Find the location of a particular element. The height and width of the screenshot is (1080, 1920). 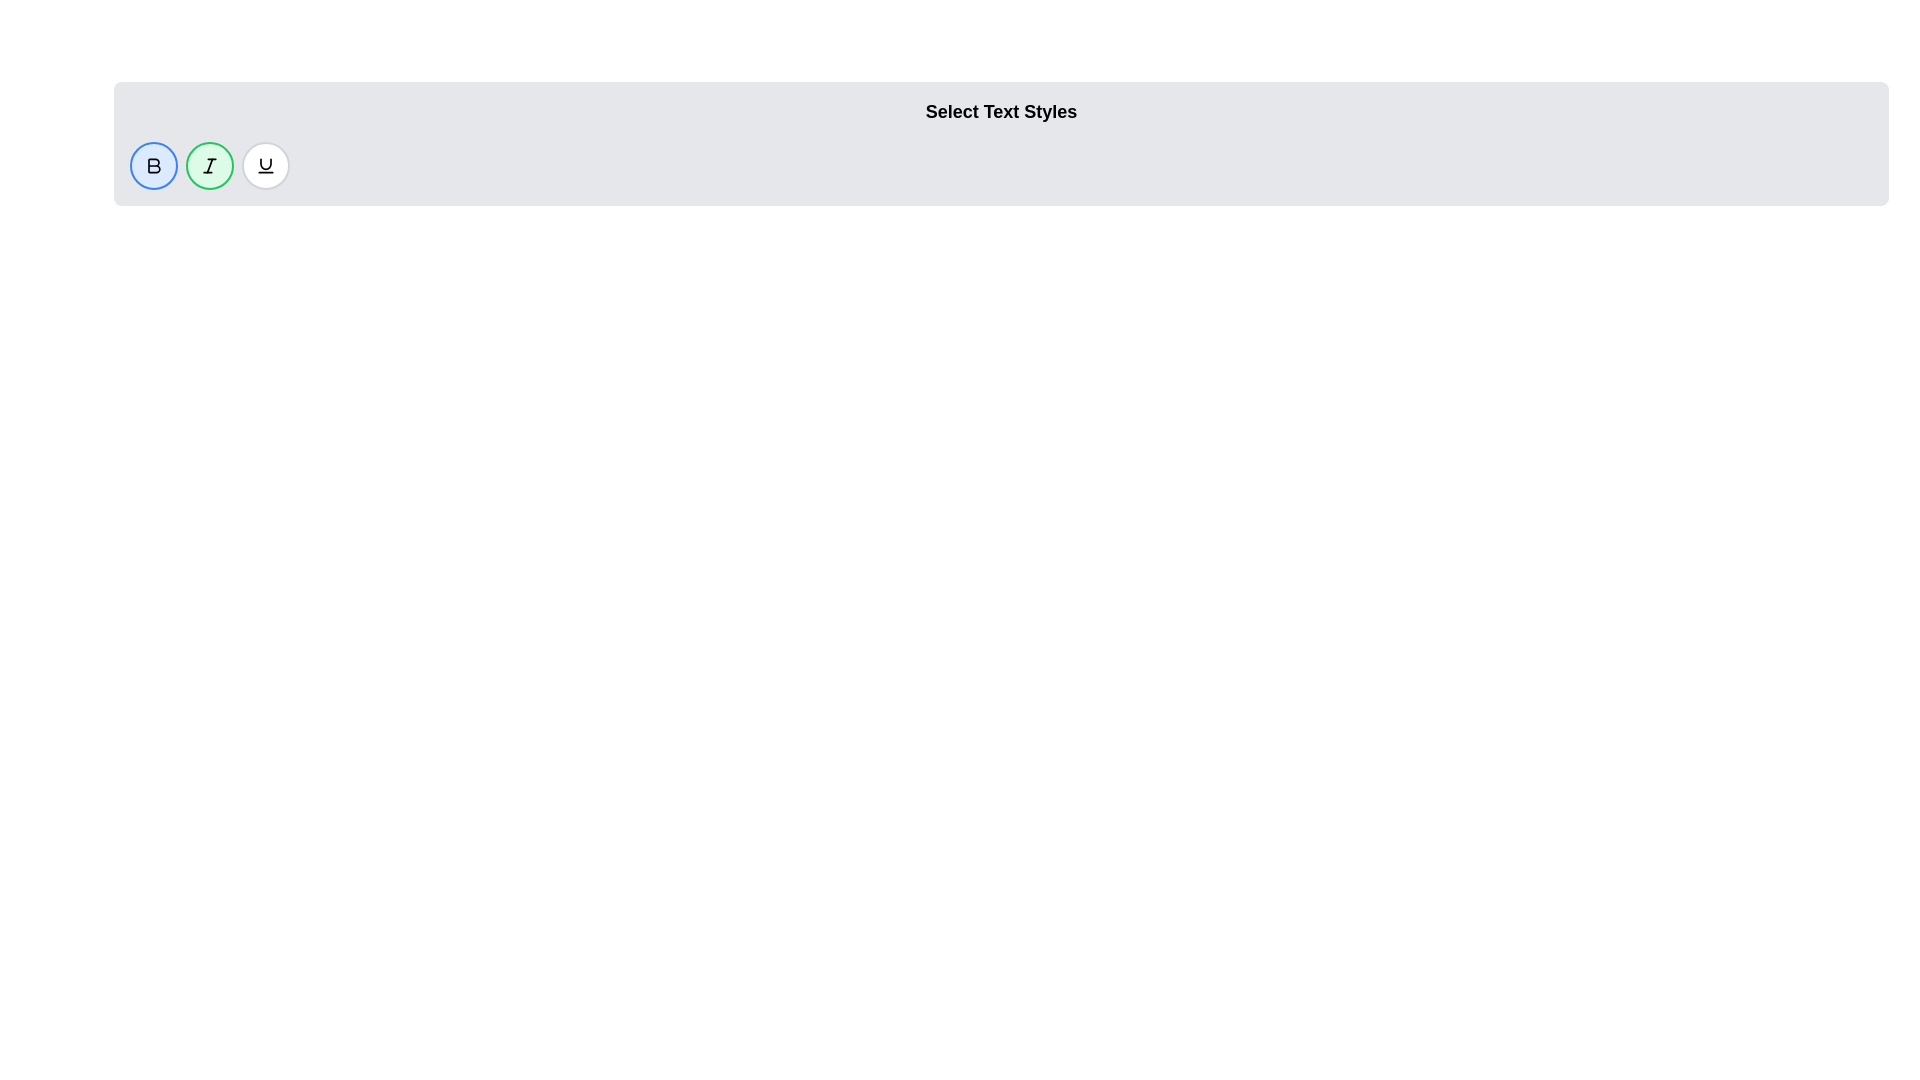

the underline formatting button, which is the fourth button from the left in the row of formatting buttons, to apply underline formatting to the selected text is located at coordinates (264, 164).